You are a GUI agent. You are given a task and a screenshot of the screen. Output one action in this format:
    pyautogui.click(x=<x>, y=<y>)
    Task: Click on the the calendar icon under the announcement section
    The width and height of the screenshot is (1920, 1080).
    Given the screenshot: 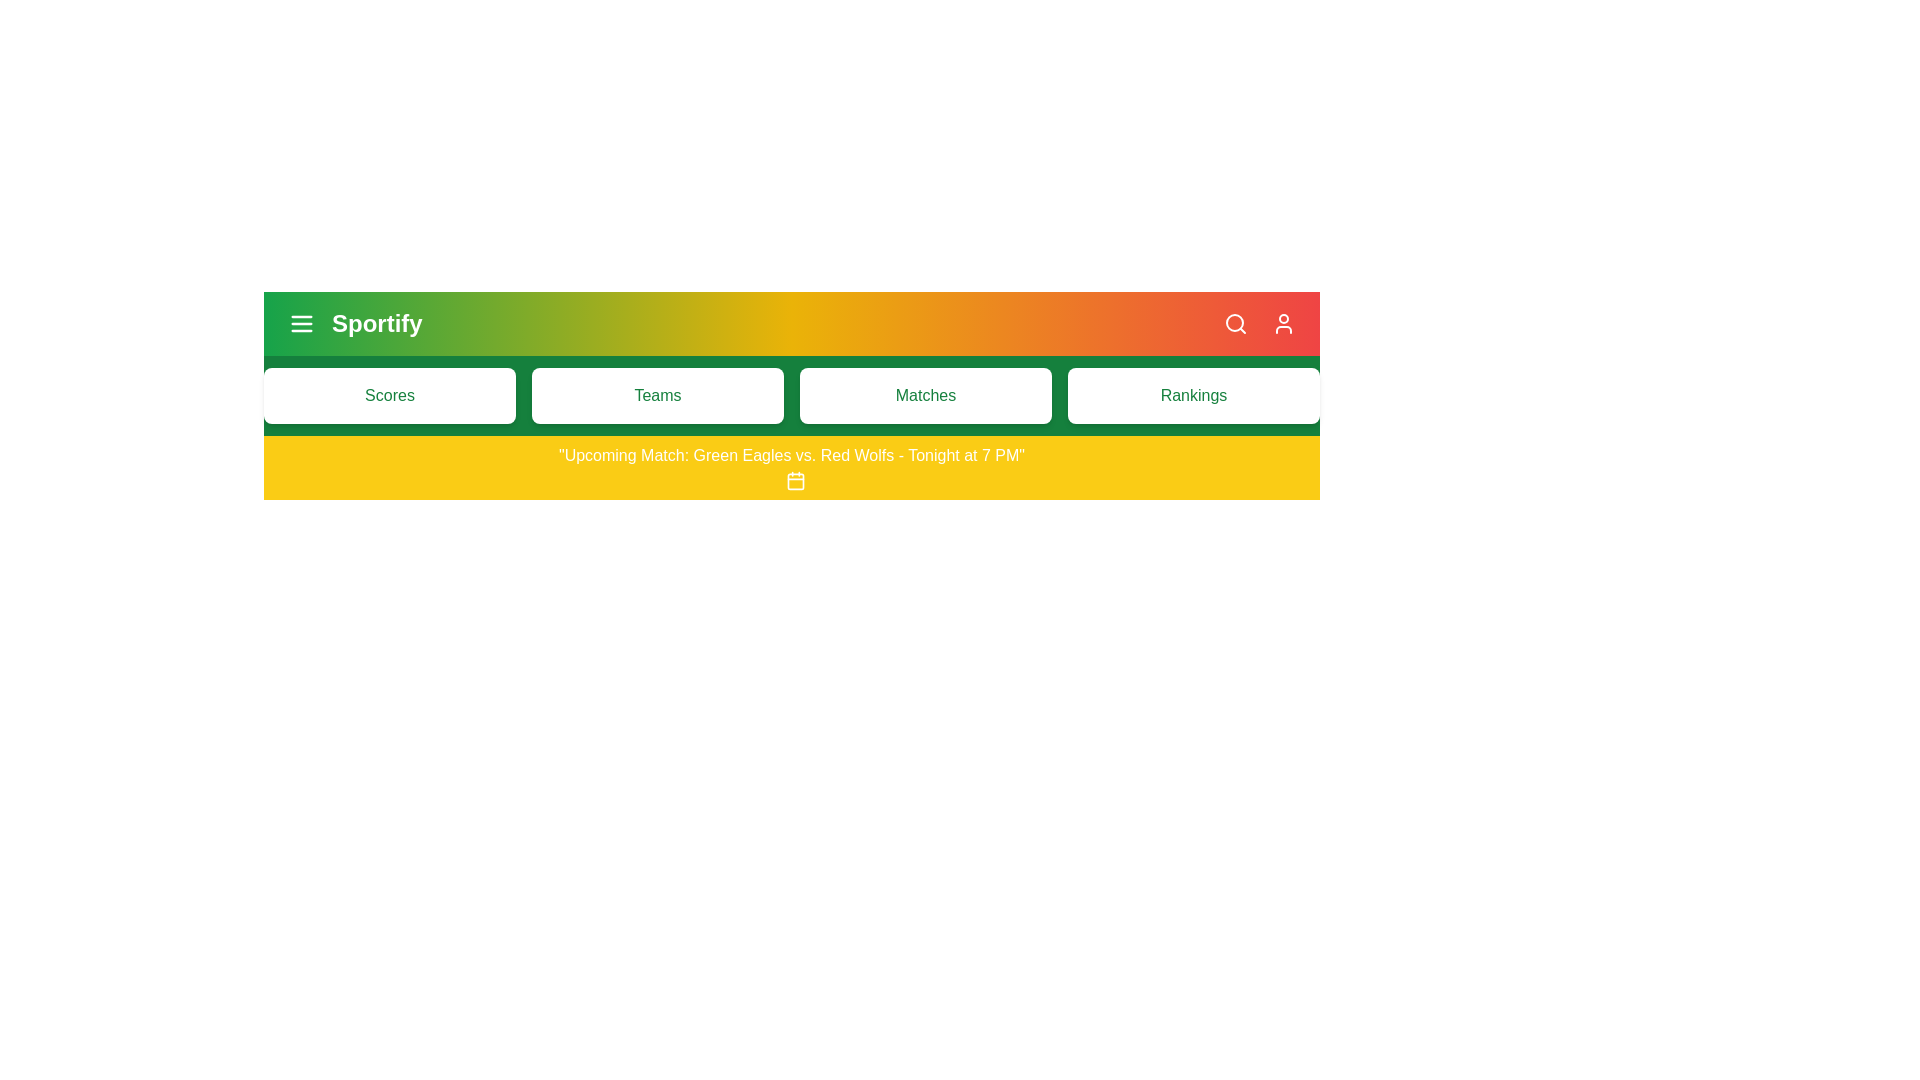 What is the action you would take?
    pyautogui.click(x=795, y=479)
    